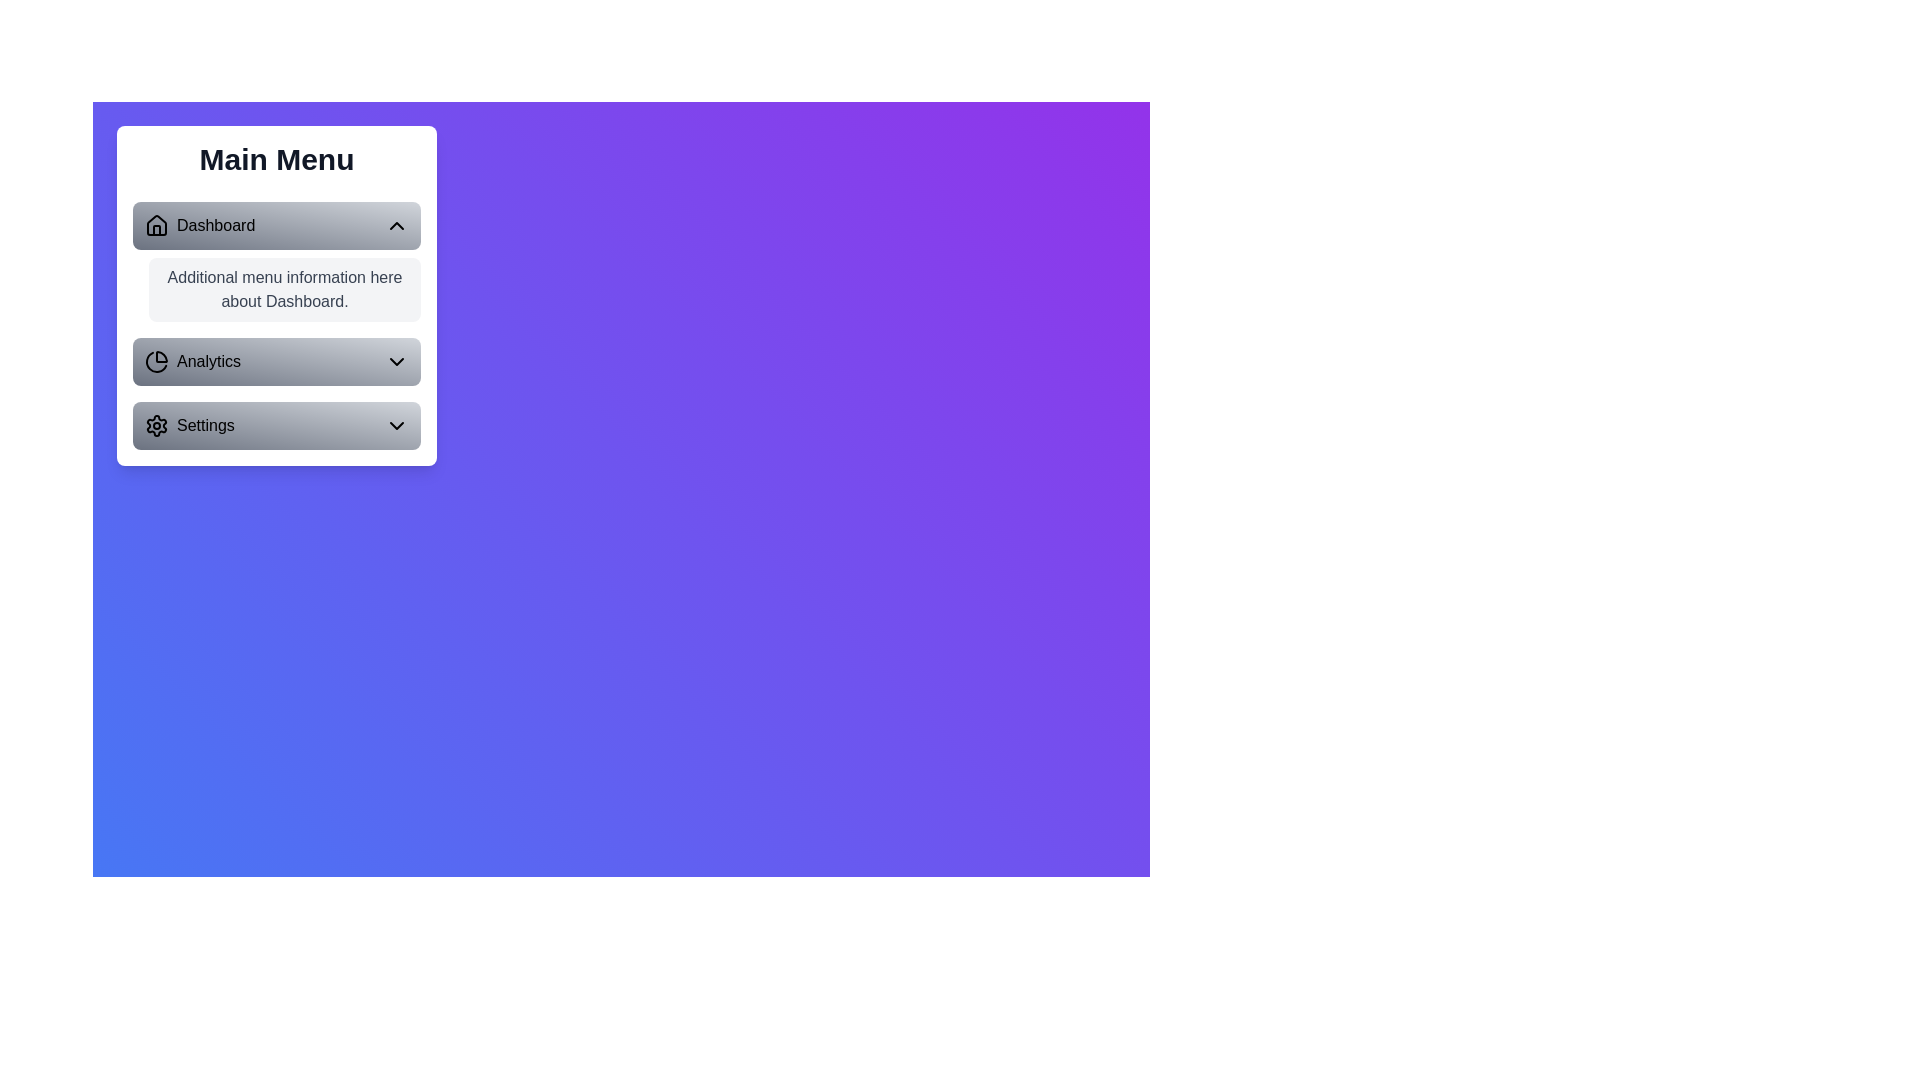  What do you see at coordinates (156, 424) in the screenshot?
I see `the small gear icon representing settings` at bounding box center [156, 424].